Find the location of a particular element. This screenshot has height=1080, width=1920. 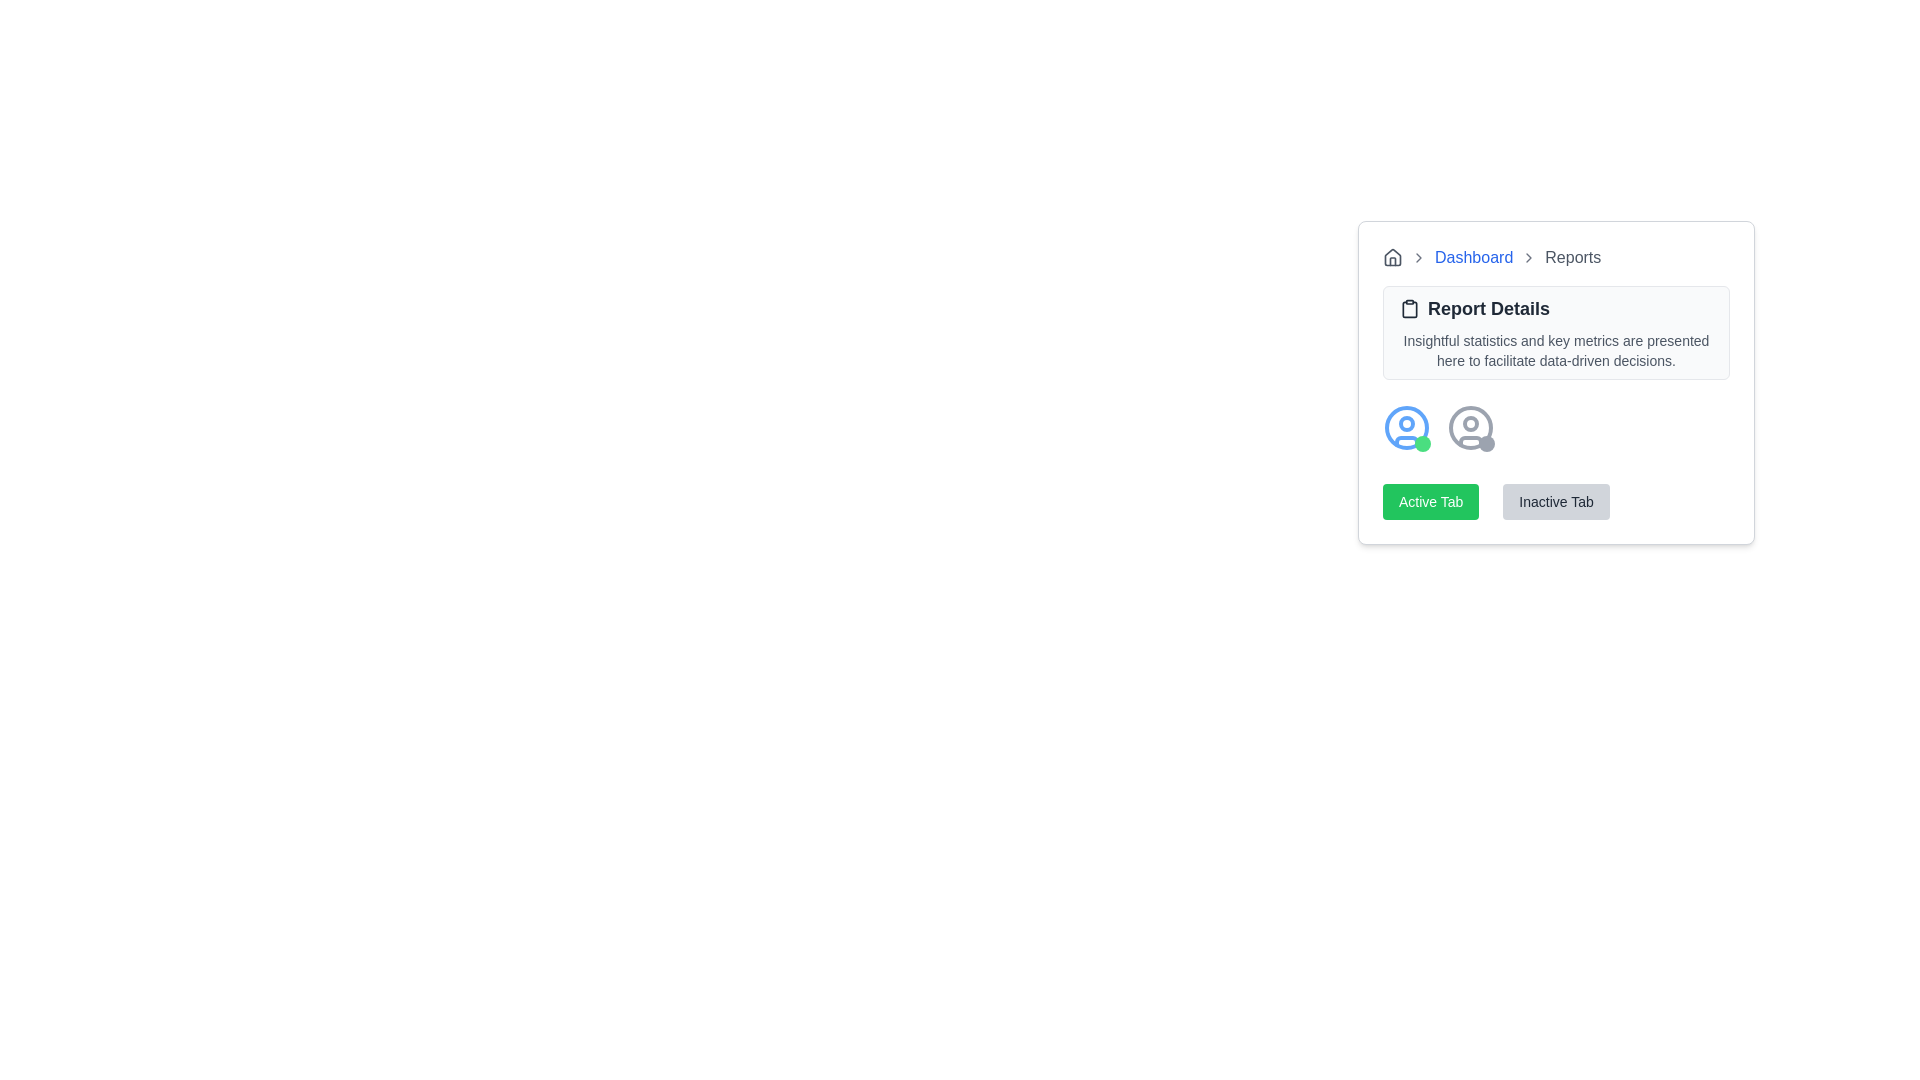

the 'Reports' breadcrumb link in the navigation component at the top of the card, which is styled in gray and positioned after the 'Dashboard' link is located at coordinates (1555, 257).